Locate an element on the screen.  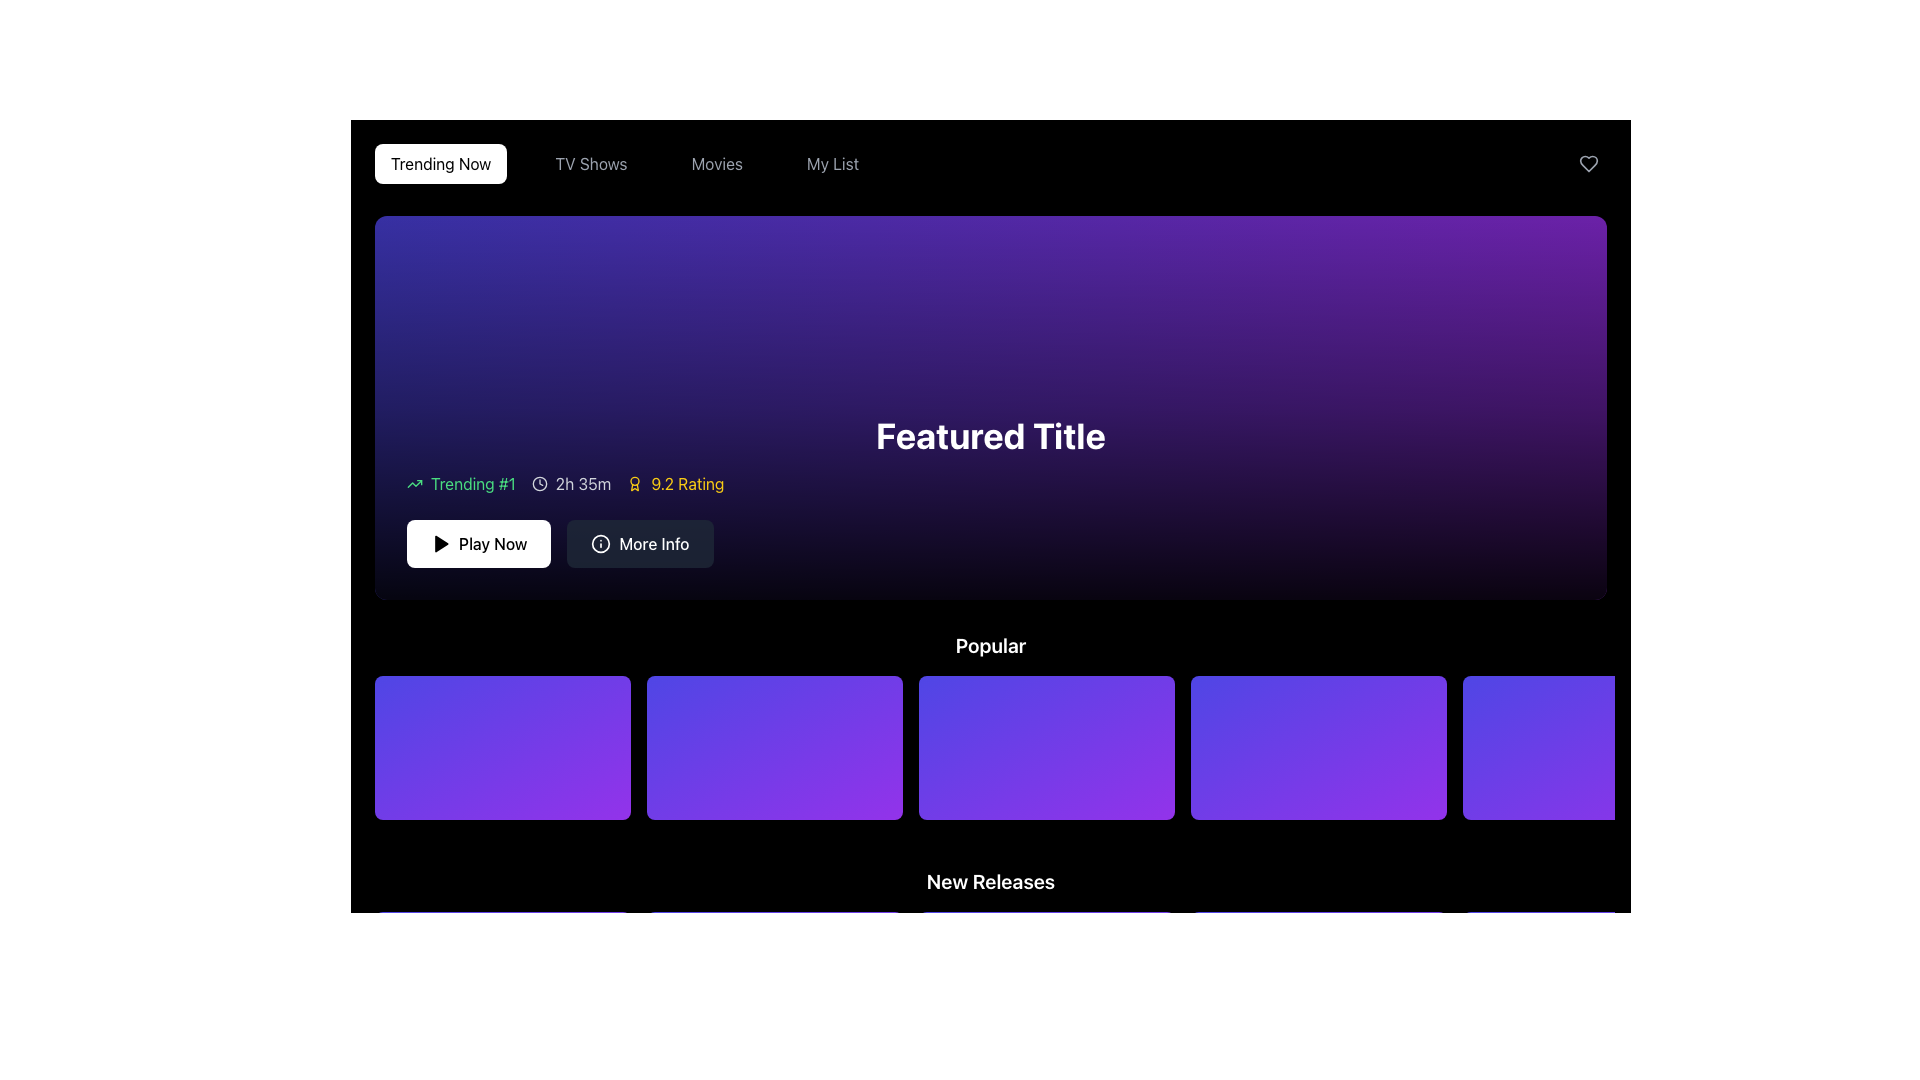
the yellow award or badge icon located to the left of the text '9.2 Rating' is located at coordinates (634, 483).